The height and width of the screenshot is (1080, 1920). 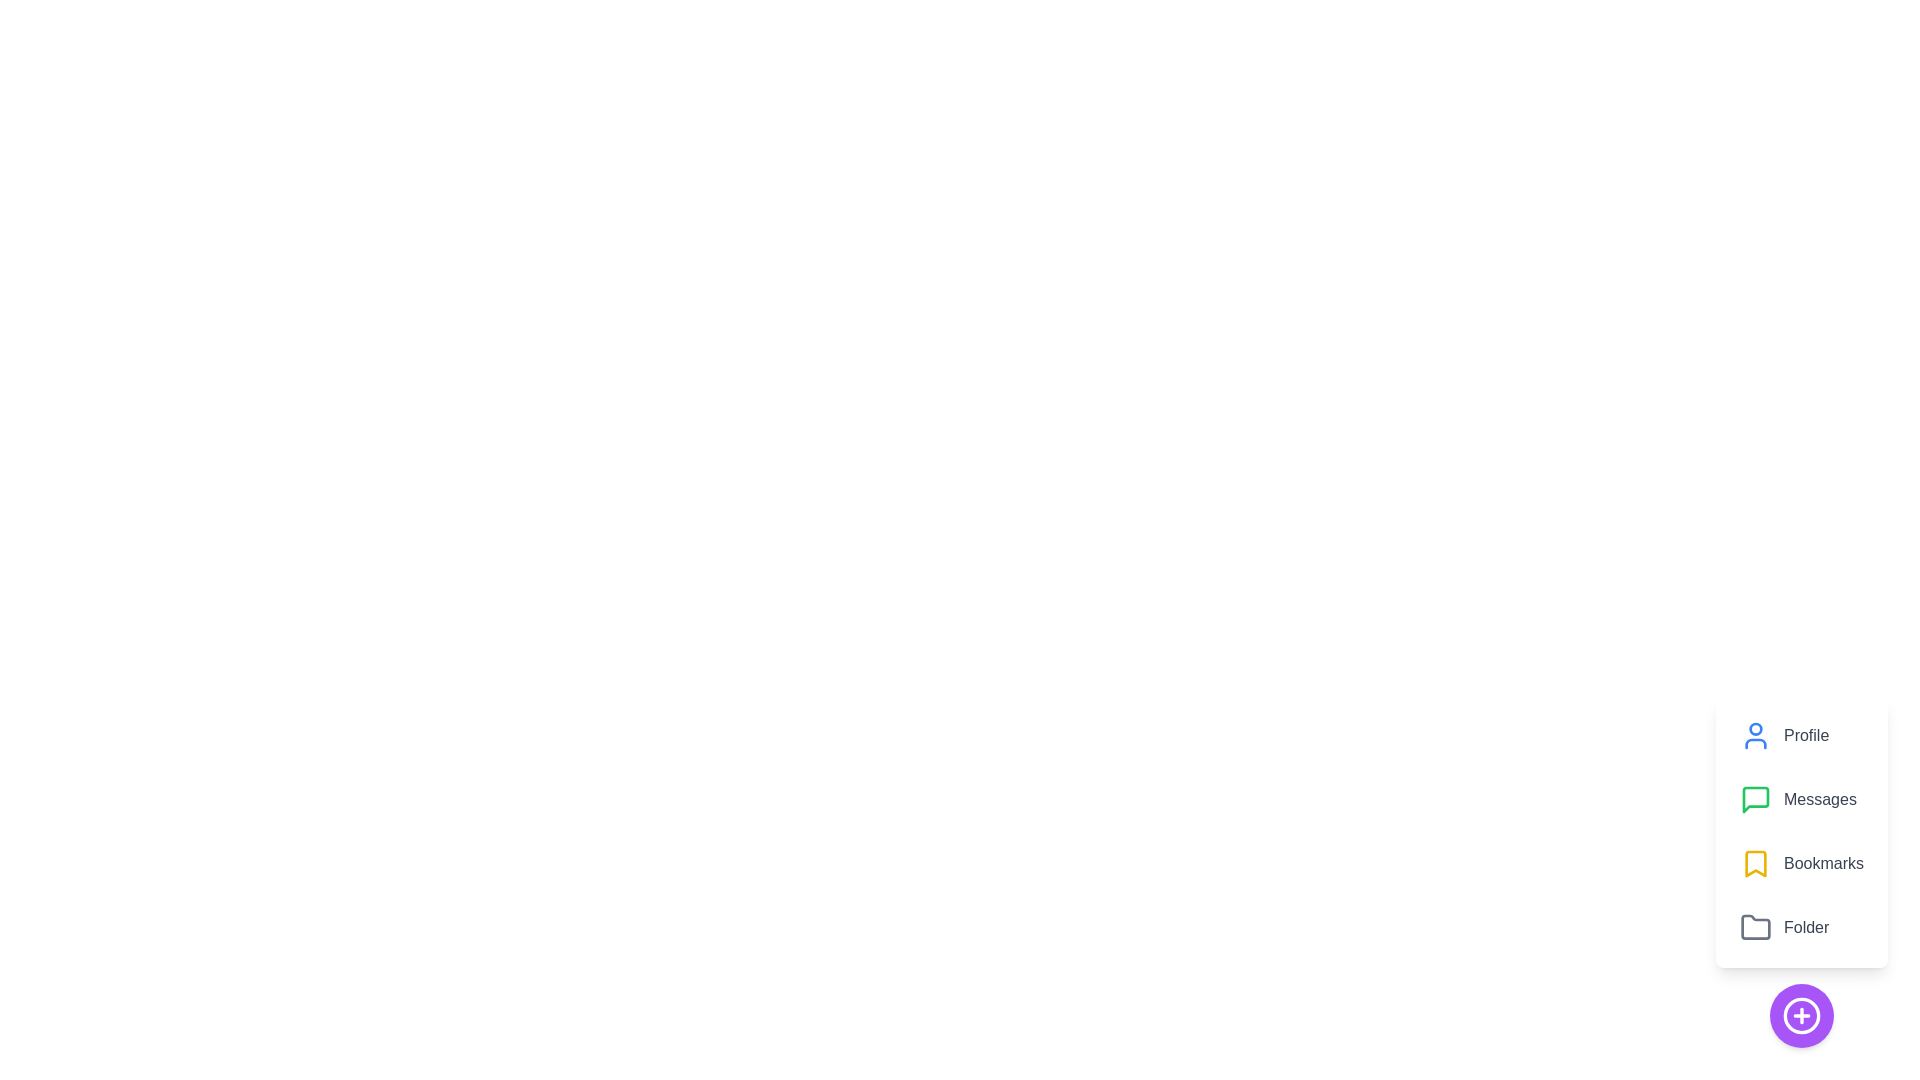 What do you see at coordinates (1801, 1015) in the screenshot?
I see `purple button to toggle the visibility of the options menu` at bounding box center [1801, 1015].